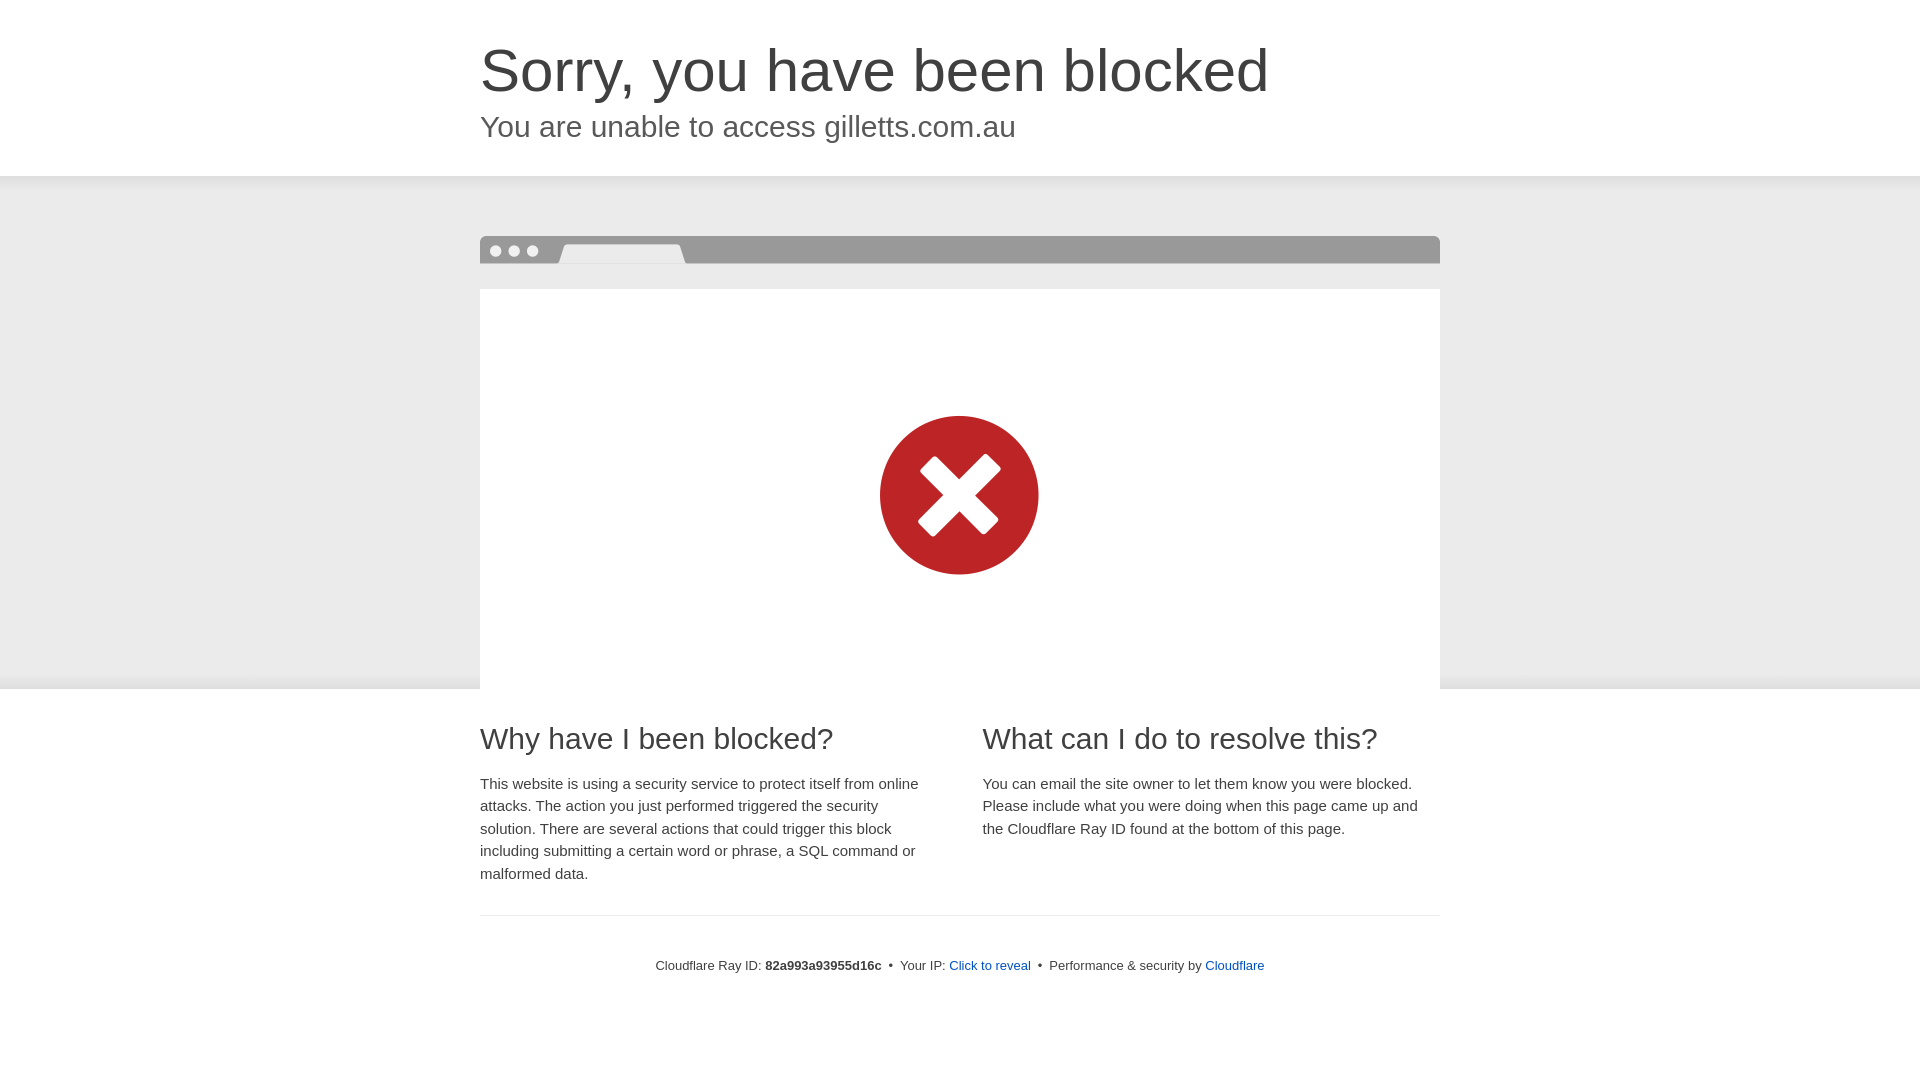  I want to click on 'Click to reveal', so click(948, 964).